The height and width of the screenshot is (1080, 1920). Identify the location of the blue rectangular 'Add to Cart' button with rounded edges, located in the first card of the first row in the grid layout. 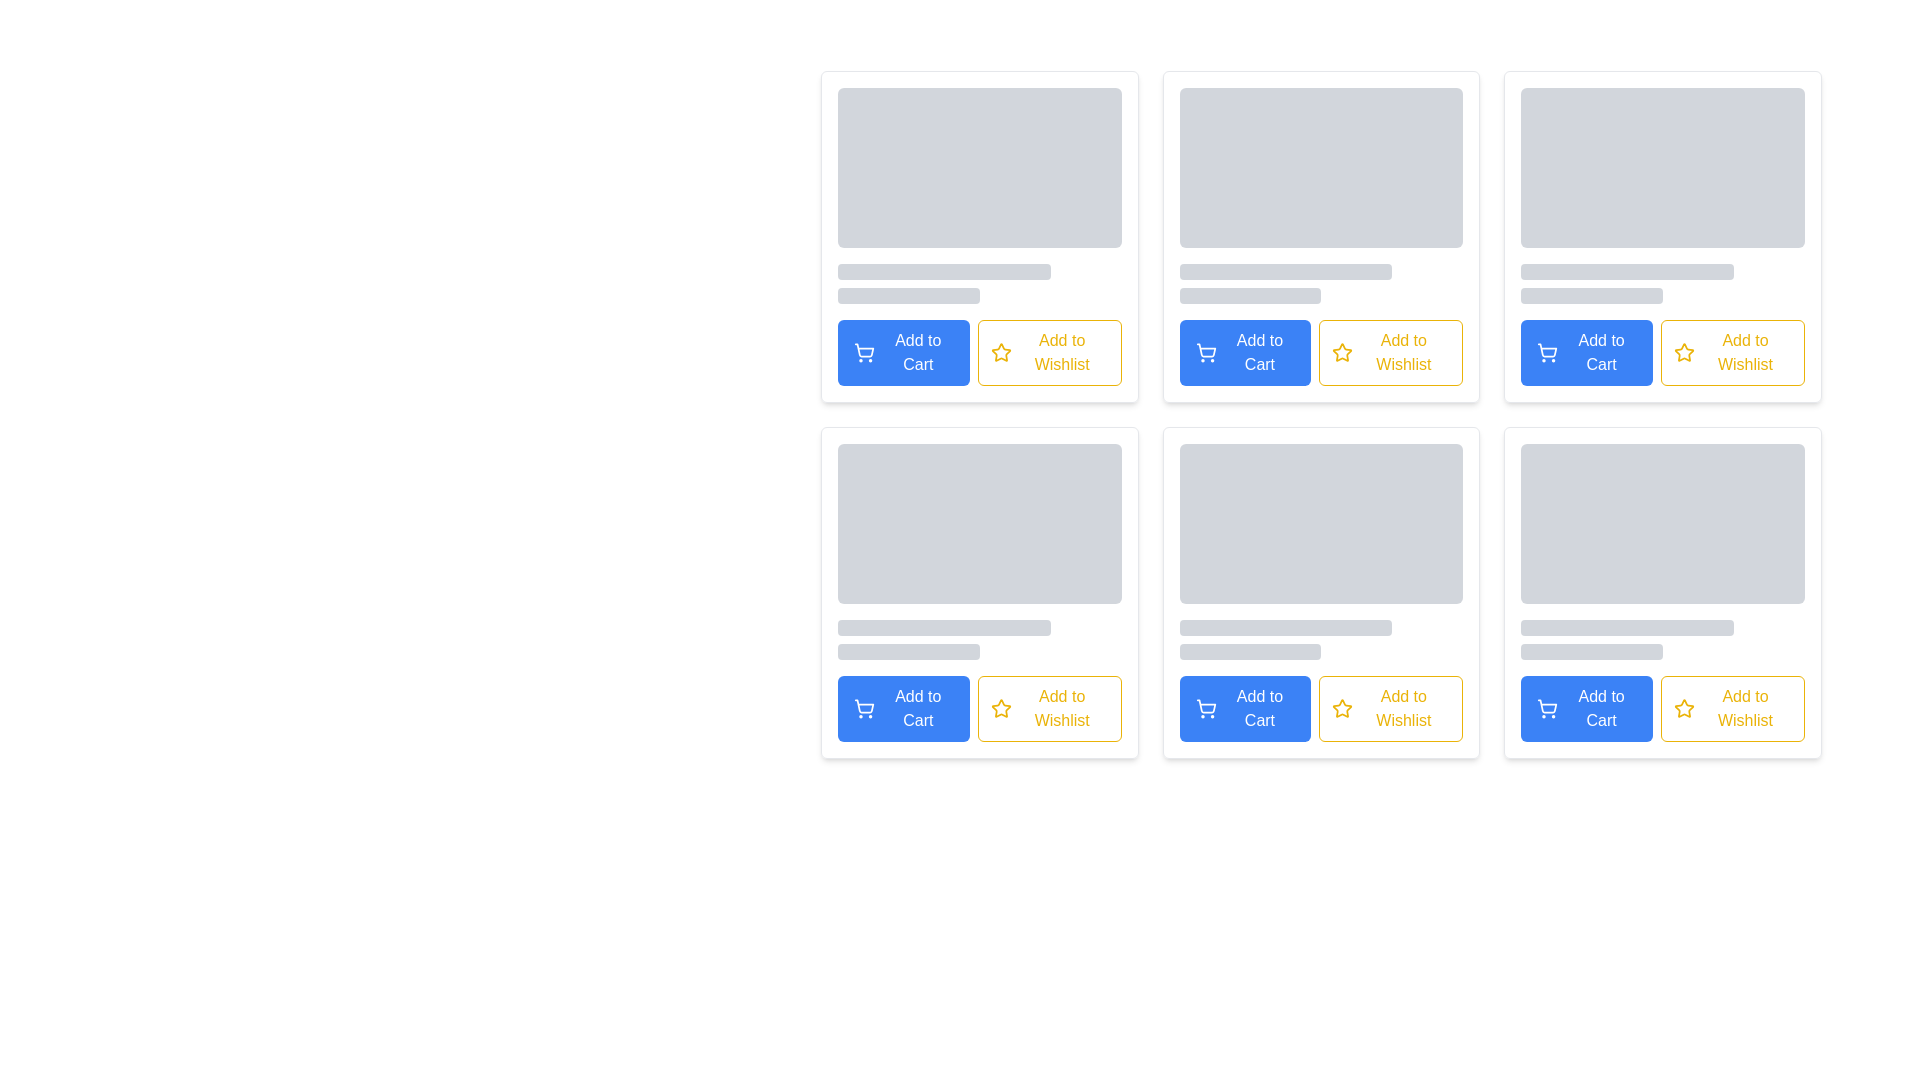
(902, 352).